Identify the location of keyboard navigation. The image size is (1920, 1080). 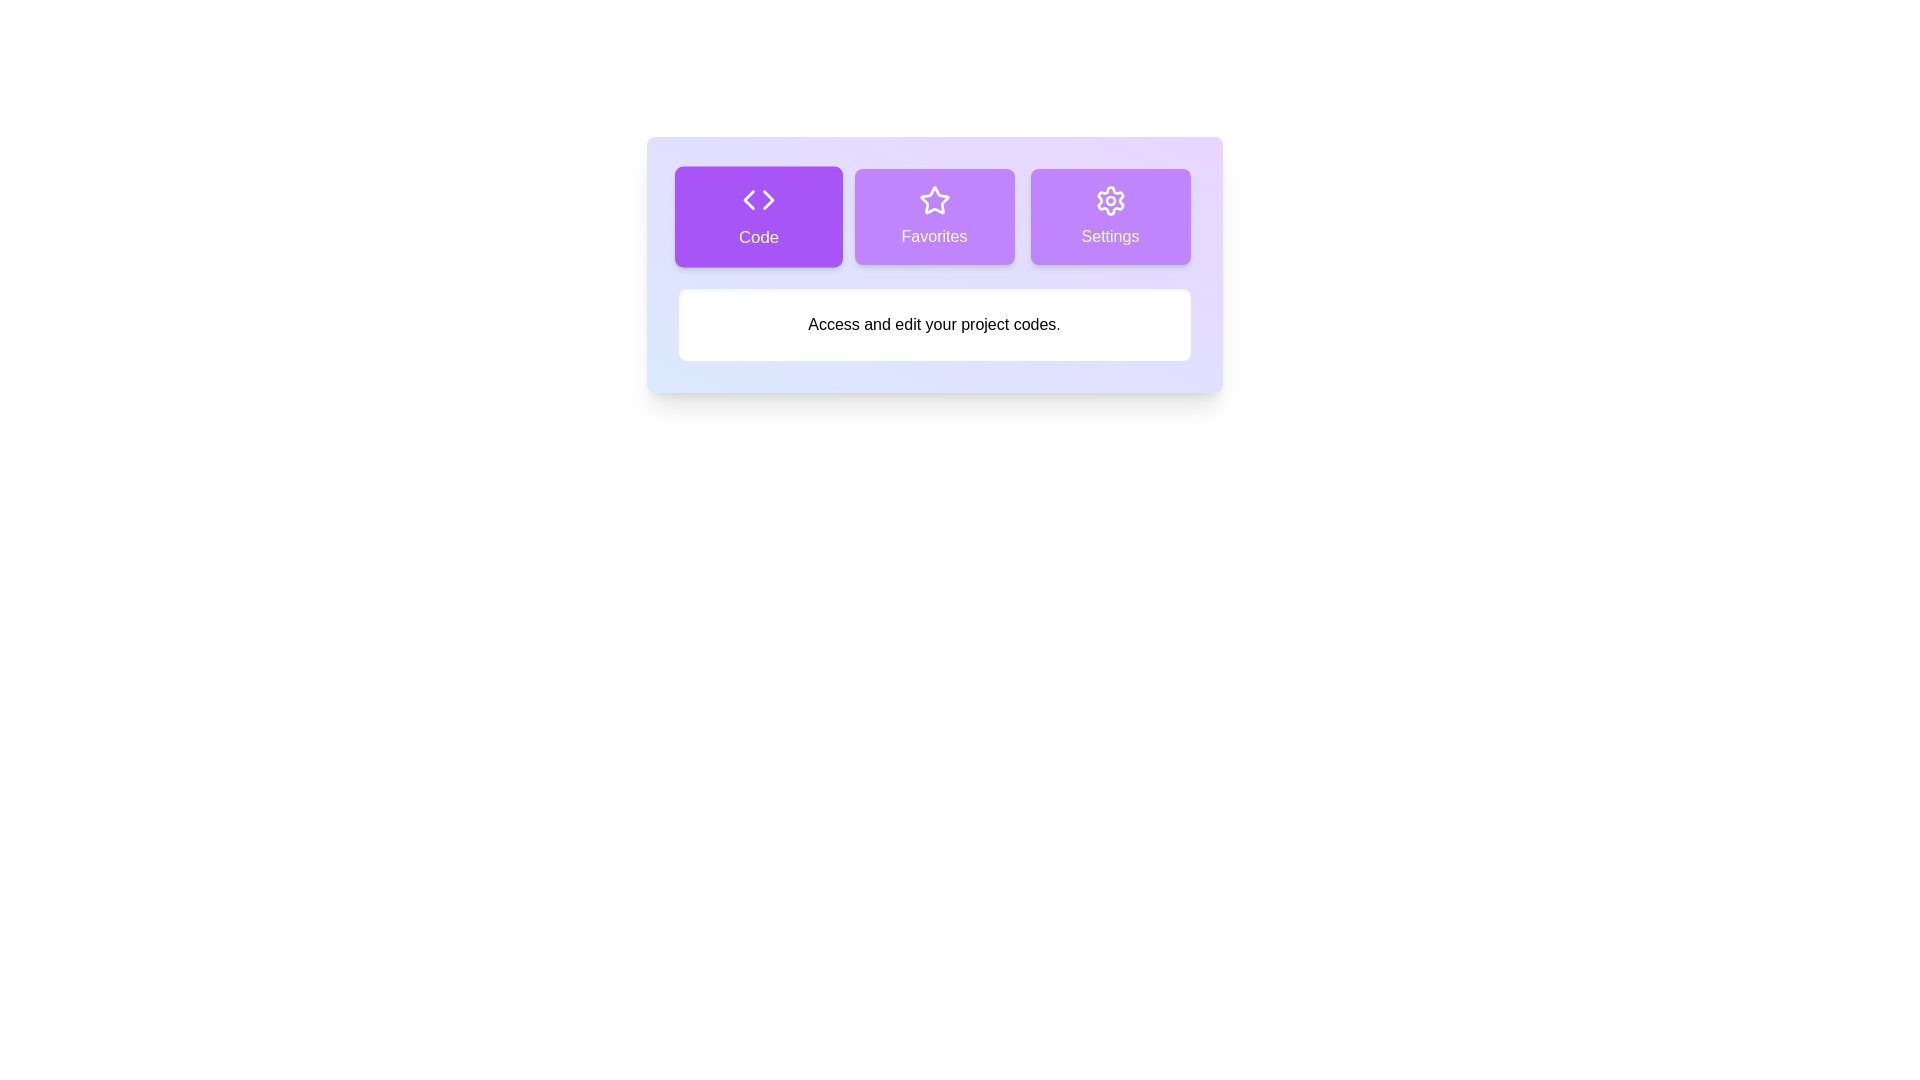
(747, 200).